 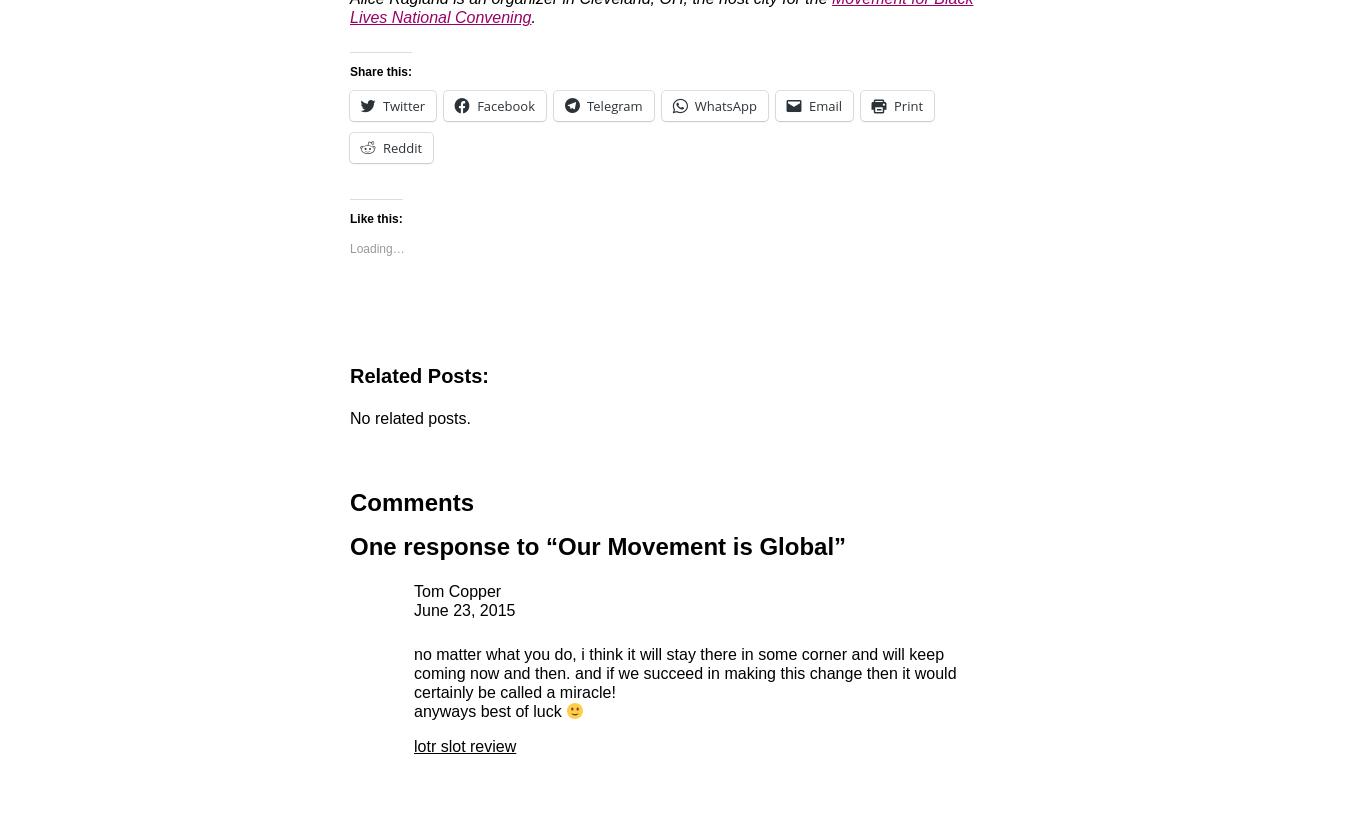 I want to click on 'no matter what you do, i think it will stay there in some corner and will keep coming now and then. and if we succeed in making this change then it would certainly be called a miracle!', so click(x=683, y=671).